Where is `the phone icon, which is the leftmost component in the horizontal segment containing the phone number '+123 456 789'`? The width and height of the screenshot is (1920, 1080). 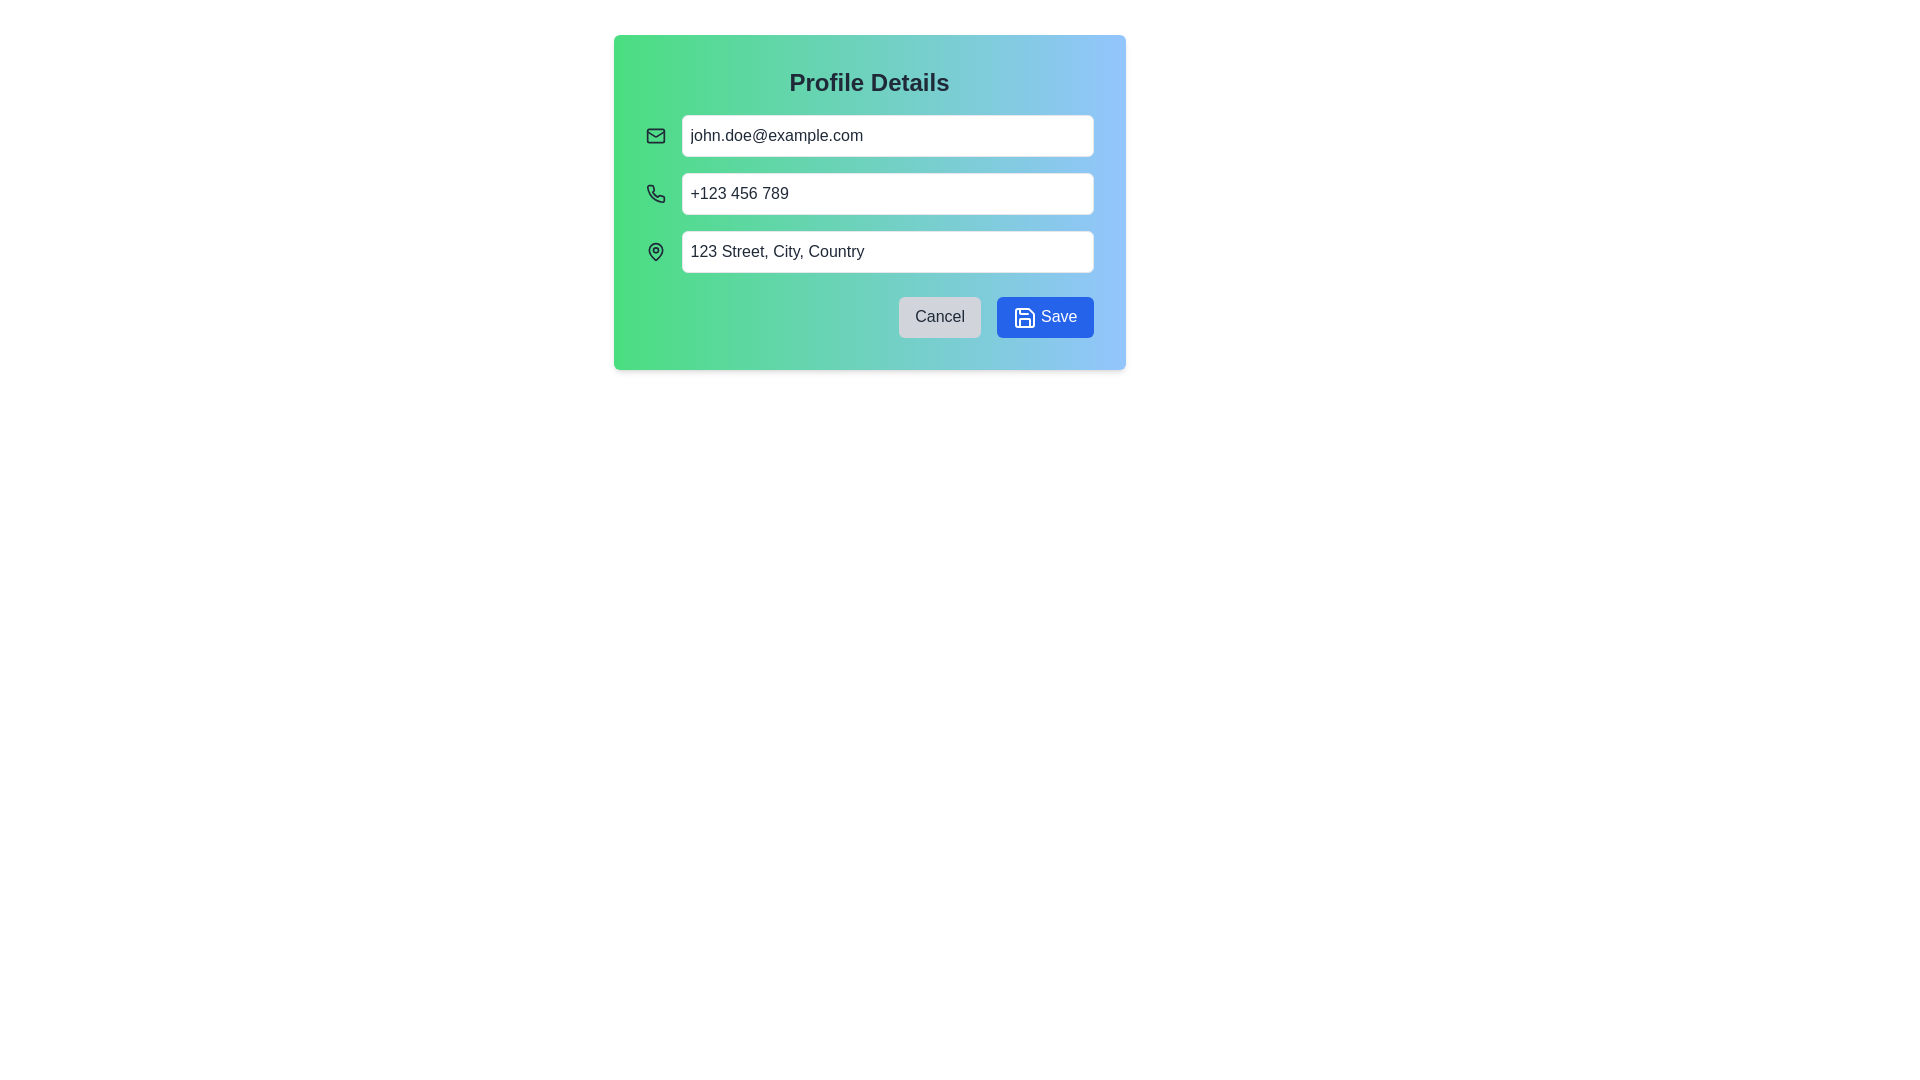 the phone icon, which is the leftmost component in the horizontal segment containing the phone number '+123 456 789' is located at coordinates (655, 193).